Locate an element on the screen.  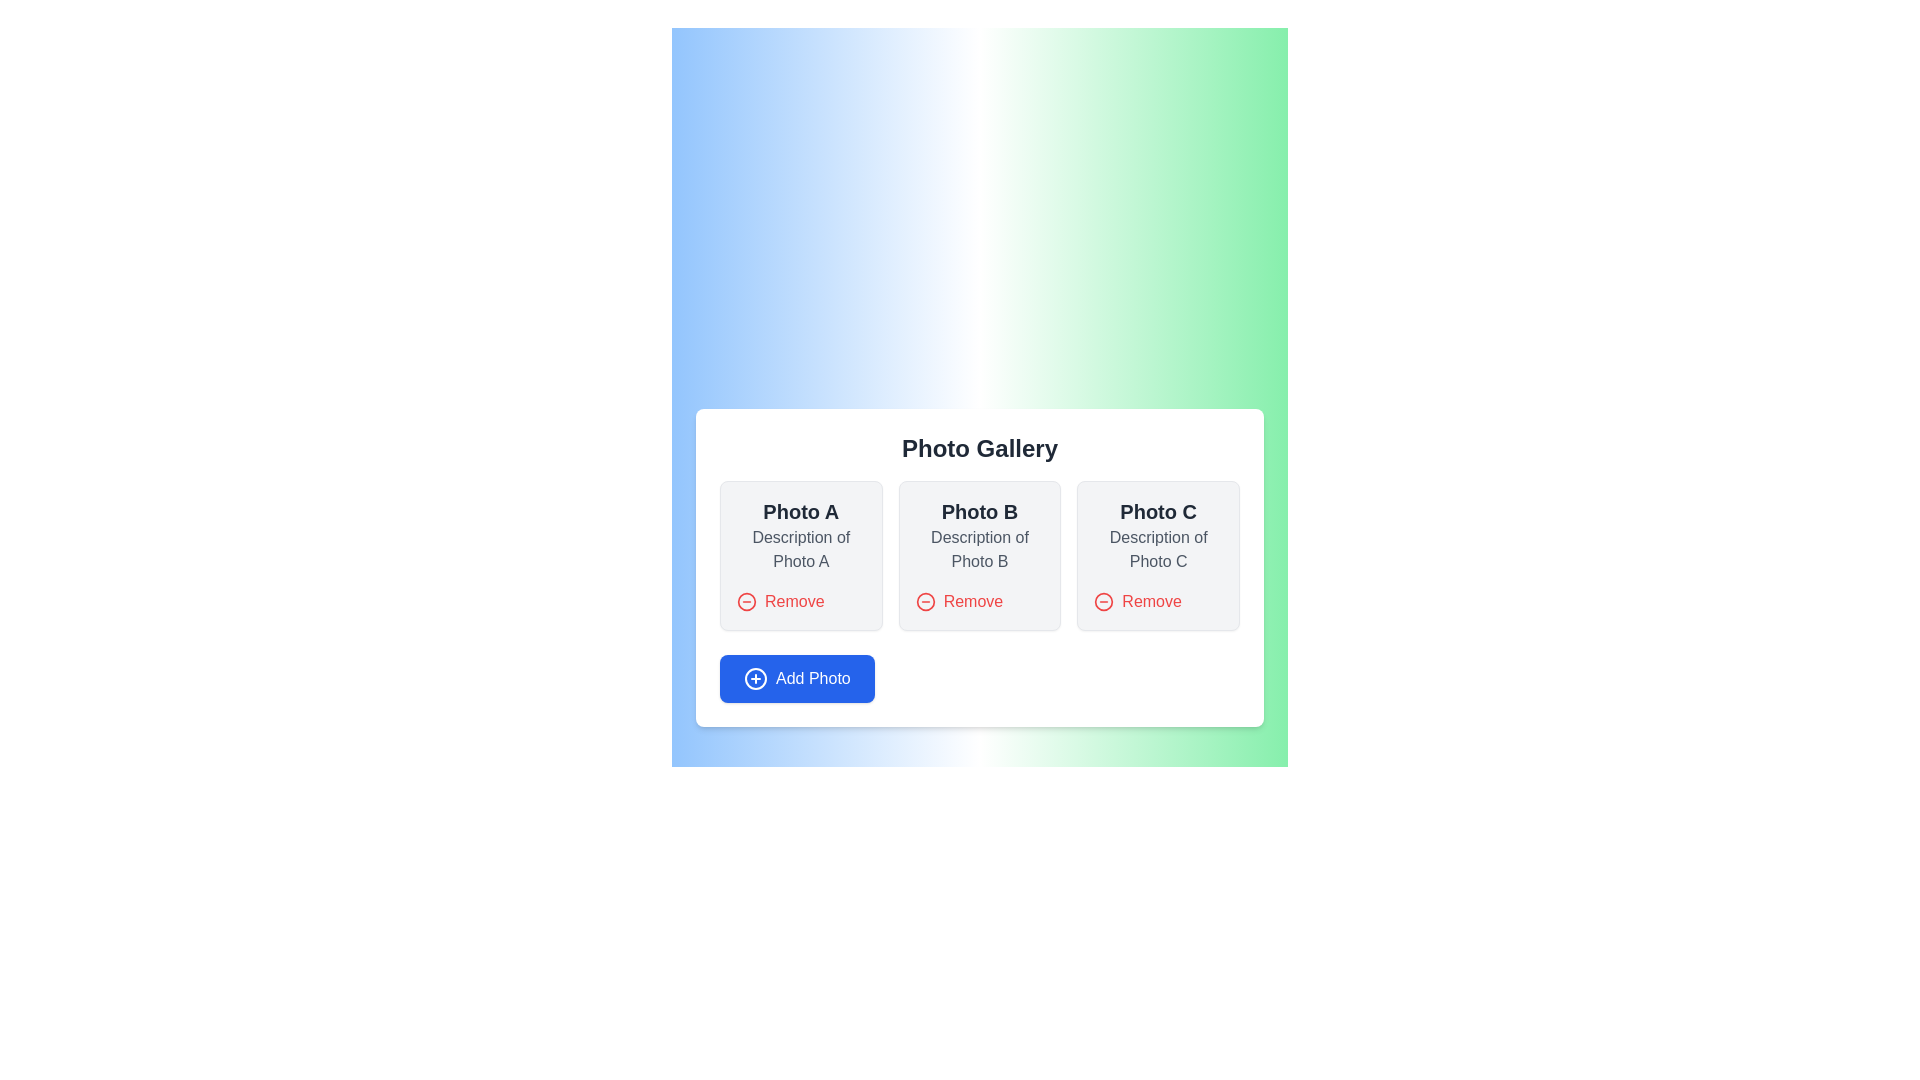
the interactive icon for removing 'Photo B' from the gallery is located at coordinates (924, 600).